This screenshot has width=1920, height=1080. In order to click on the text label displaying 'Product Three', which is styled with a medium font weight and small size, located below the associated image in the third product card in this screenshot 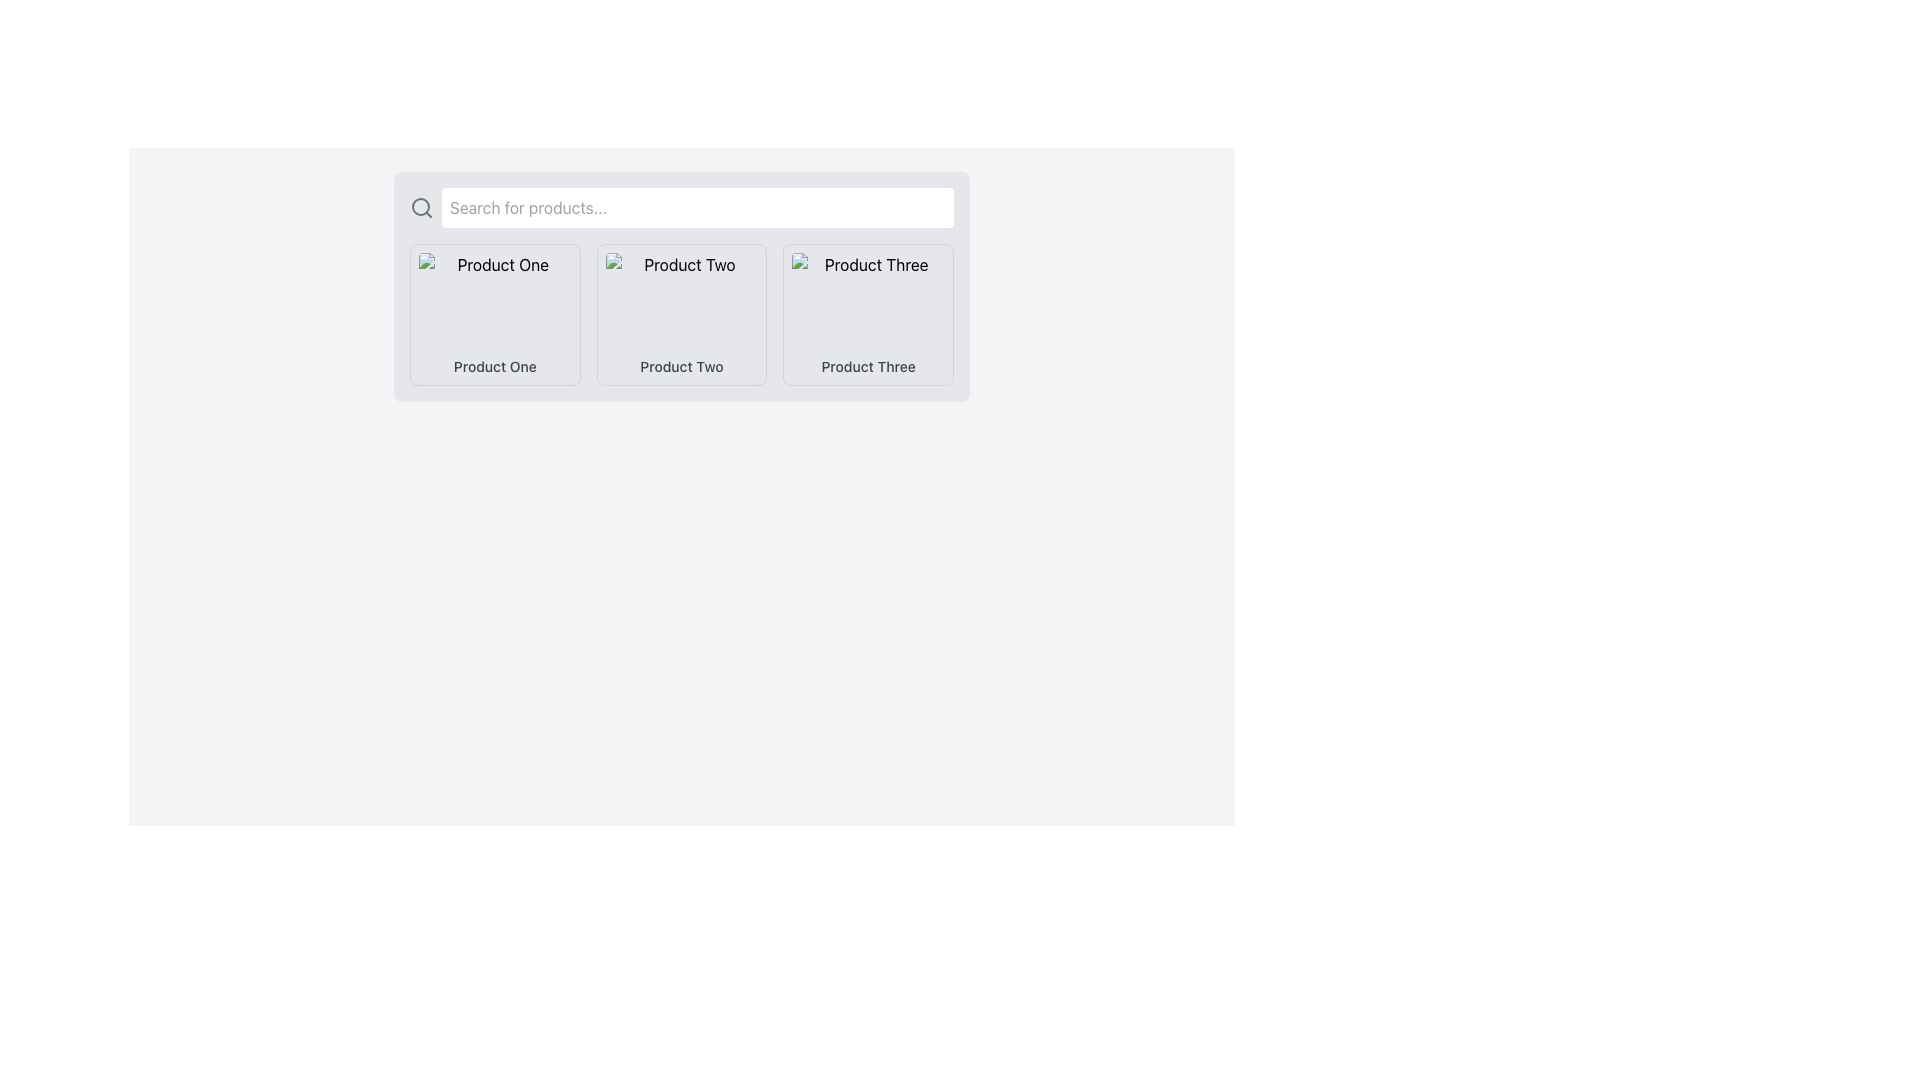, I will do `click(868, 366)`.